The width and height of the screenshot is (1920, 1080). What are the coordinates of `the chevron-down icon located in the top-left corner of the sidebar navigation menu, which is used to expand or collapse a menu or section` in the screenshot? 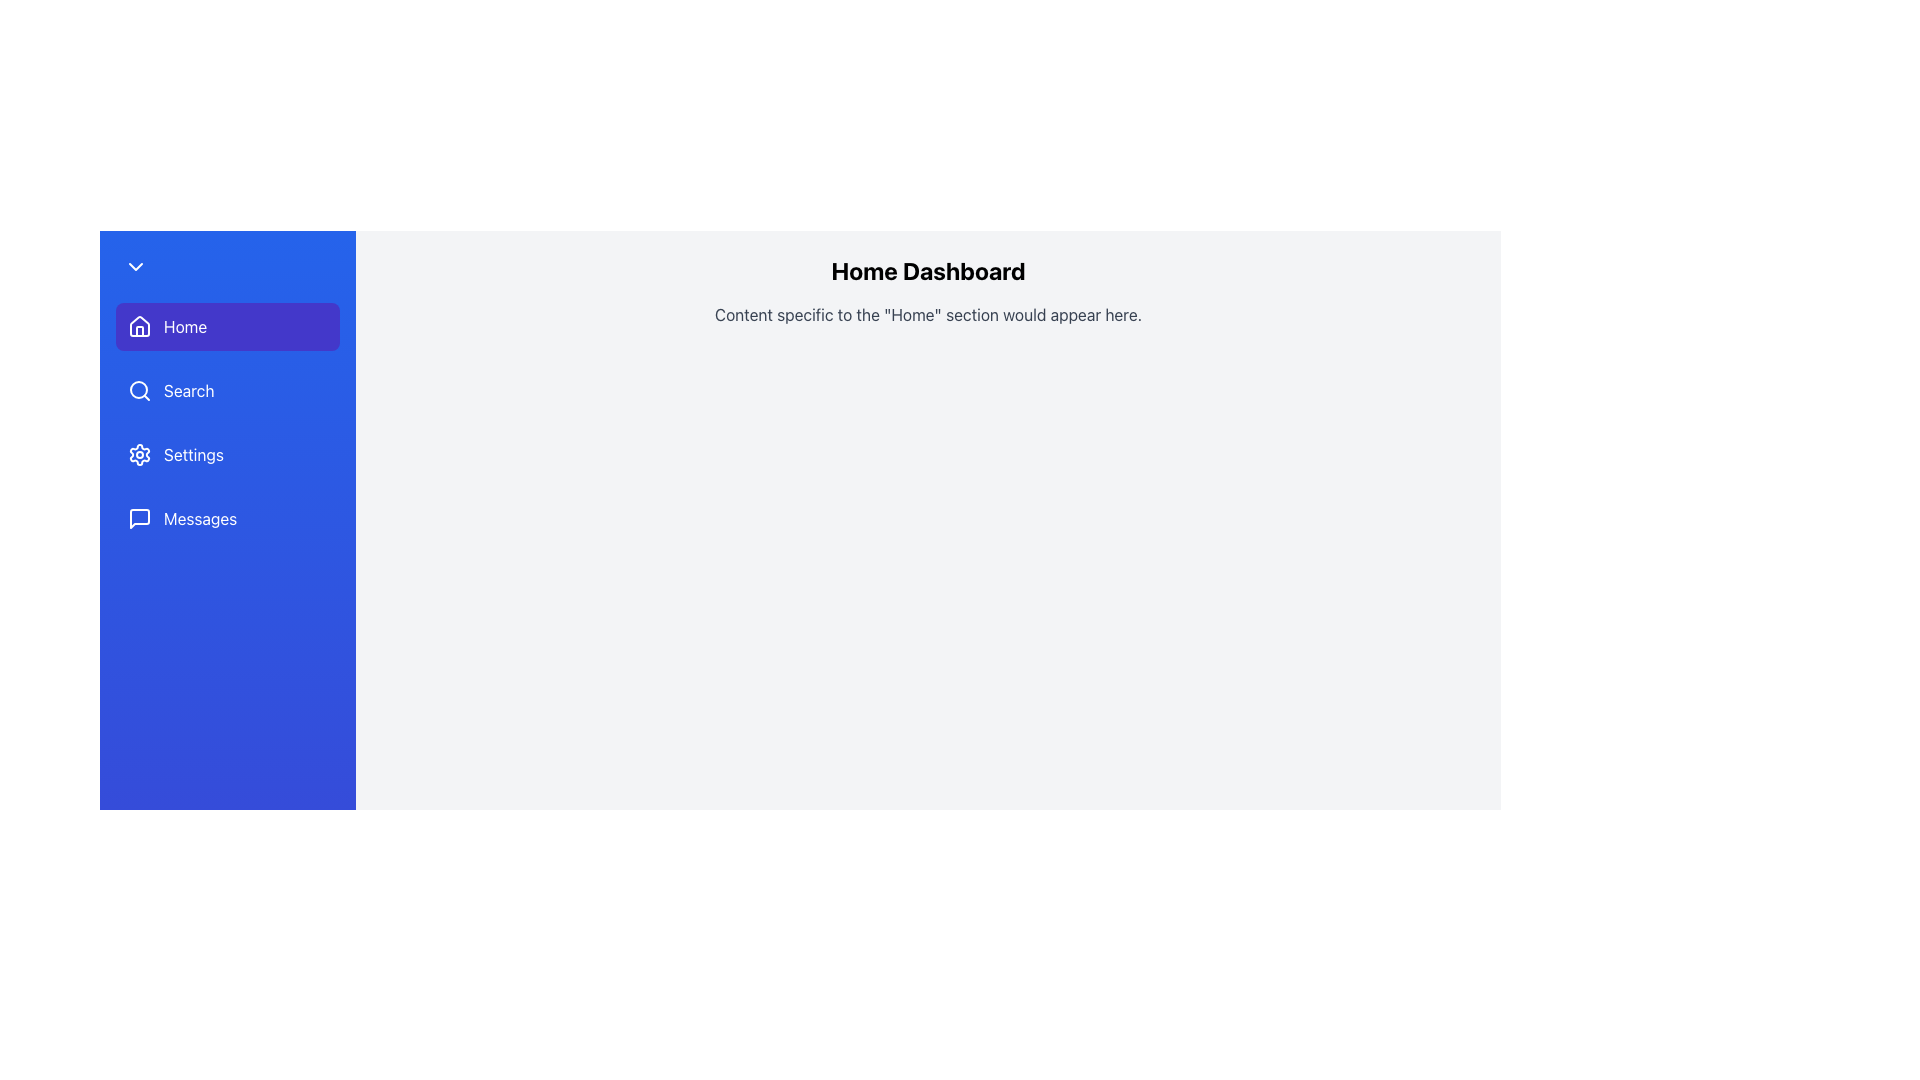 It's located at (134, 265).